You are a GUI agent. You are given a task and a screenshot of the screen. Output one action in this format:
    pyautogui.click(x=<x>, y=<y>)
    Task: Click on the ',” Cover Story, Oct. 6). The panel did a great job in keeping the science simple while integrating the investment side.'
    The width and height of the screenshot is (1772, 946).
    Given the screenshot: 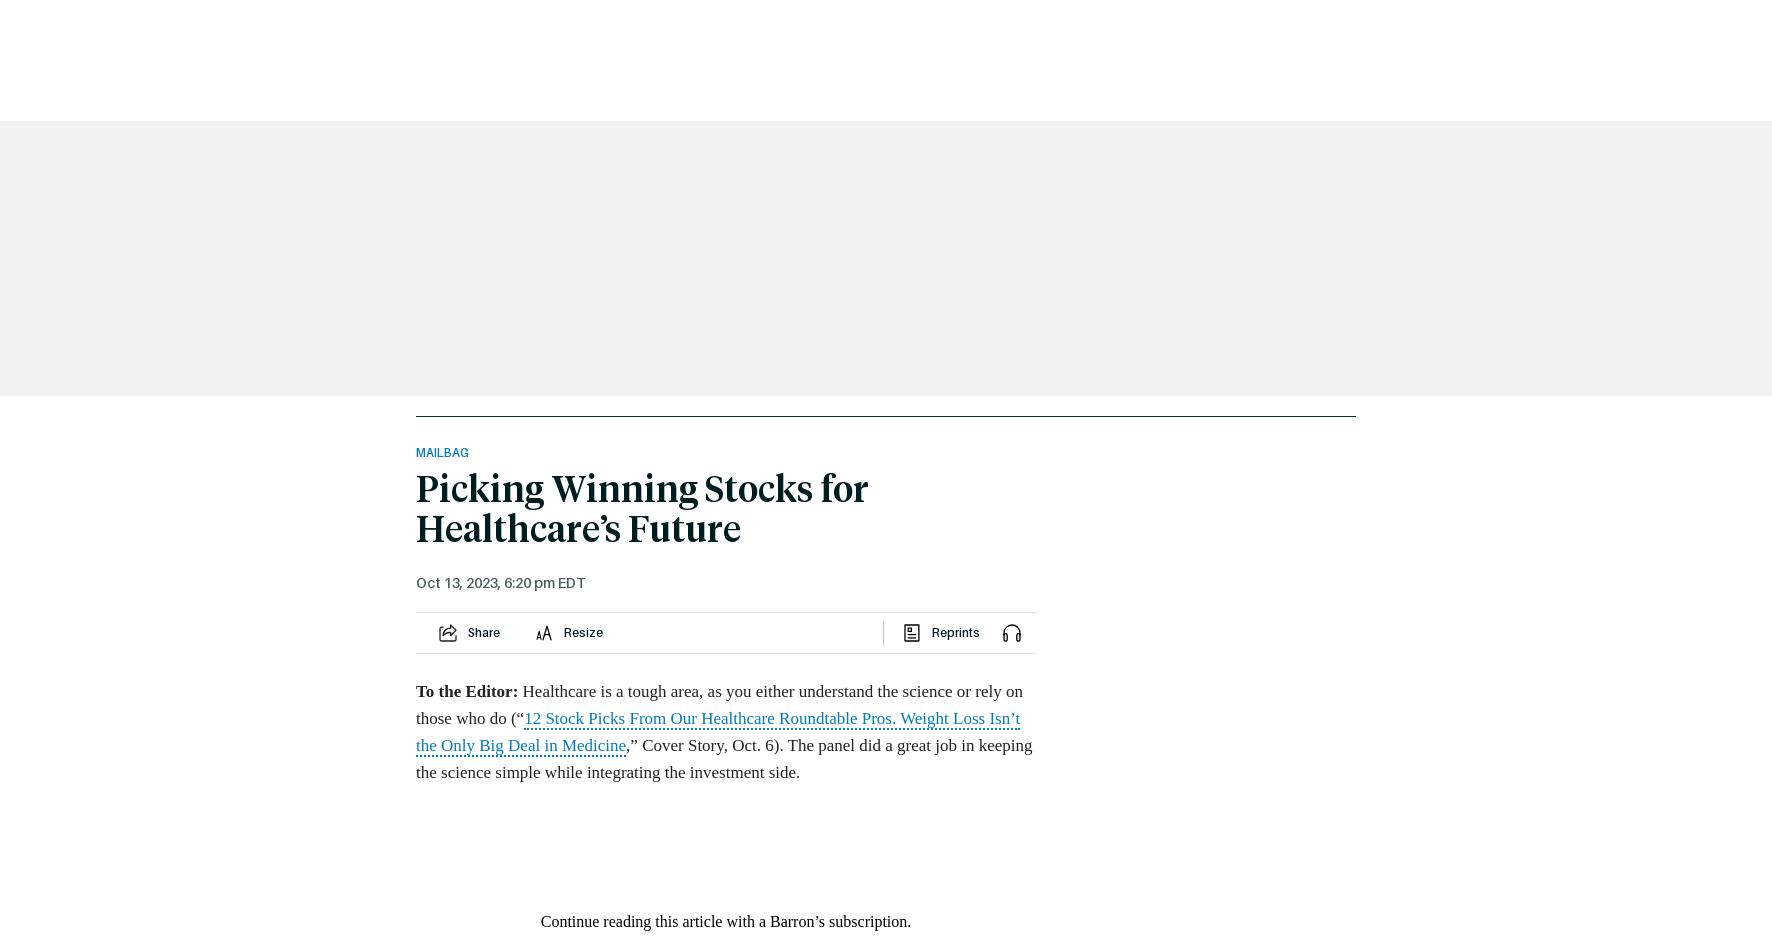 What is the action you would take?
    pyautogui.click(x=723, y=757)
    